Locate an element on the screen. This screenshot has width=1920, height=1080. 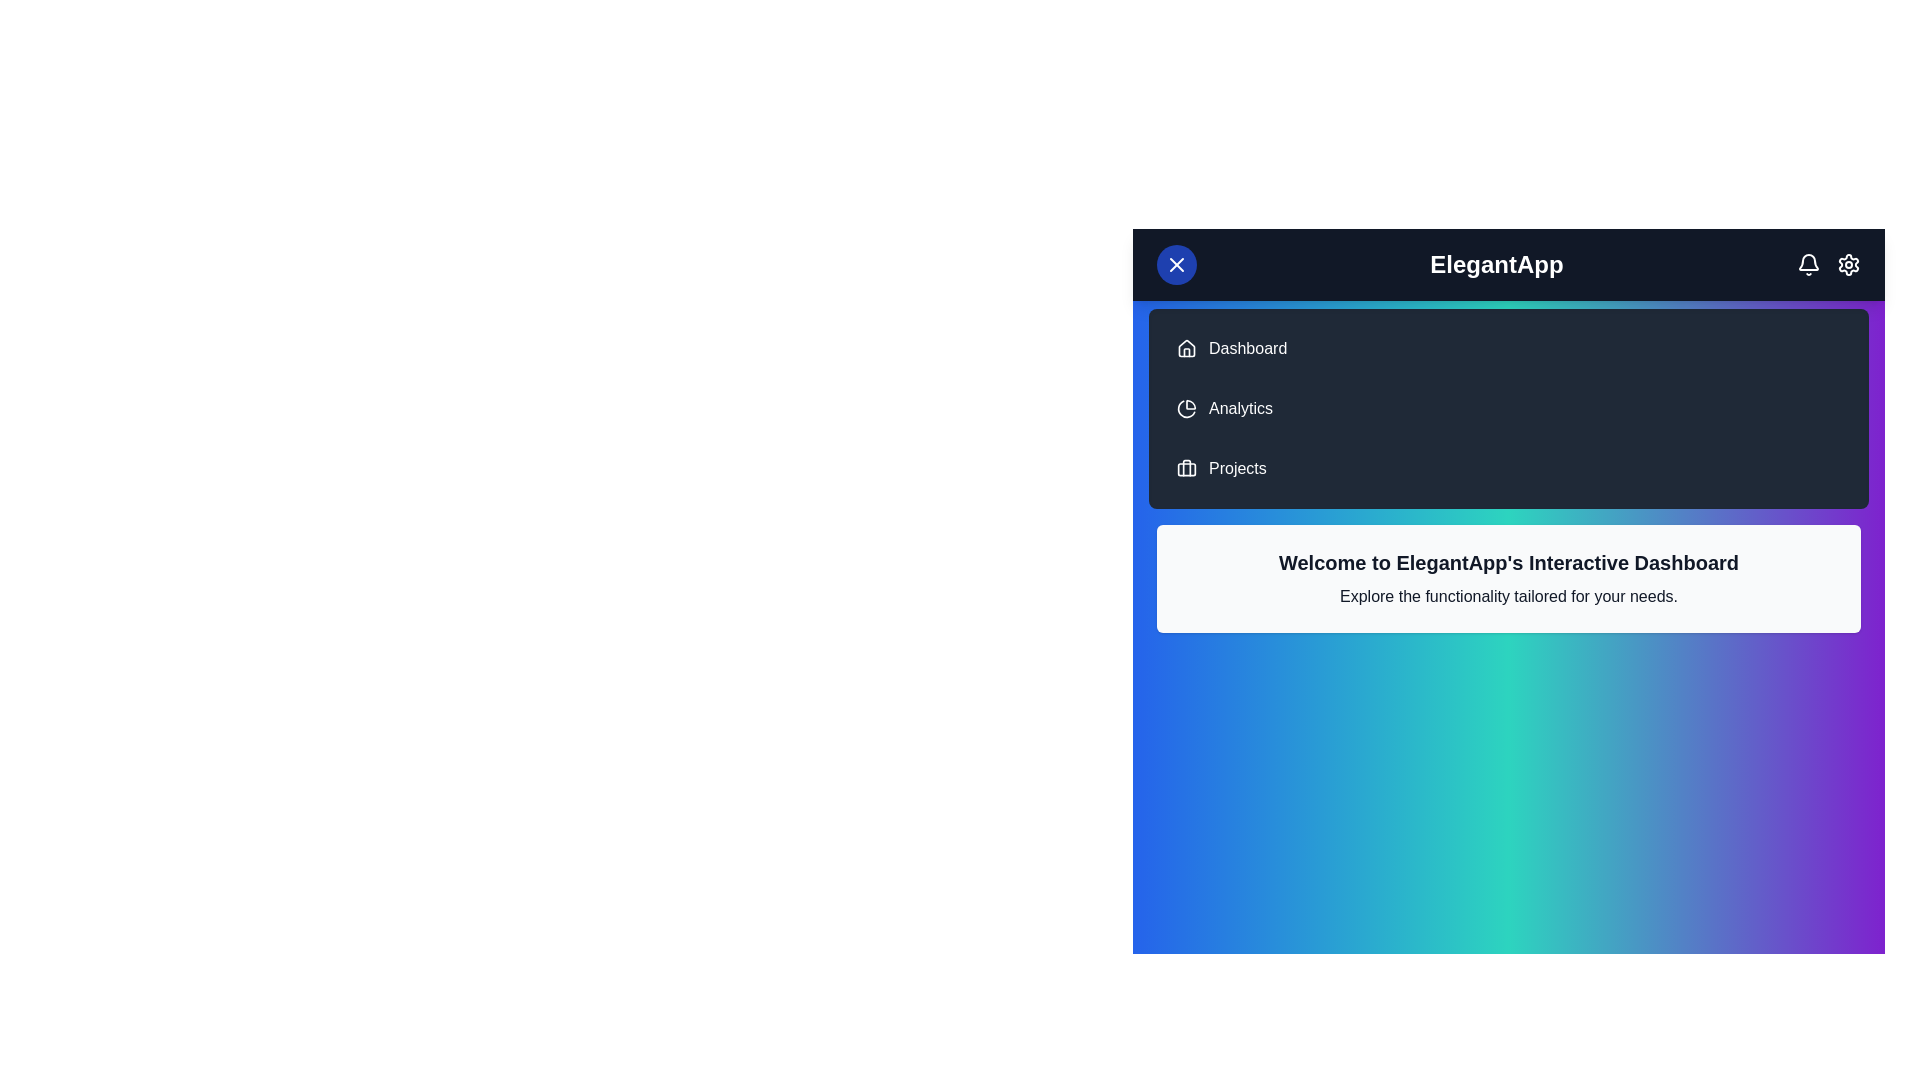
the Settings icon to open the settings is located at coordinates (1847, 264).